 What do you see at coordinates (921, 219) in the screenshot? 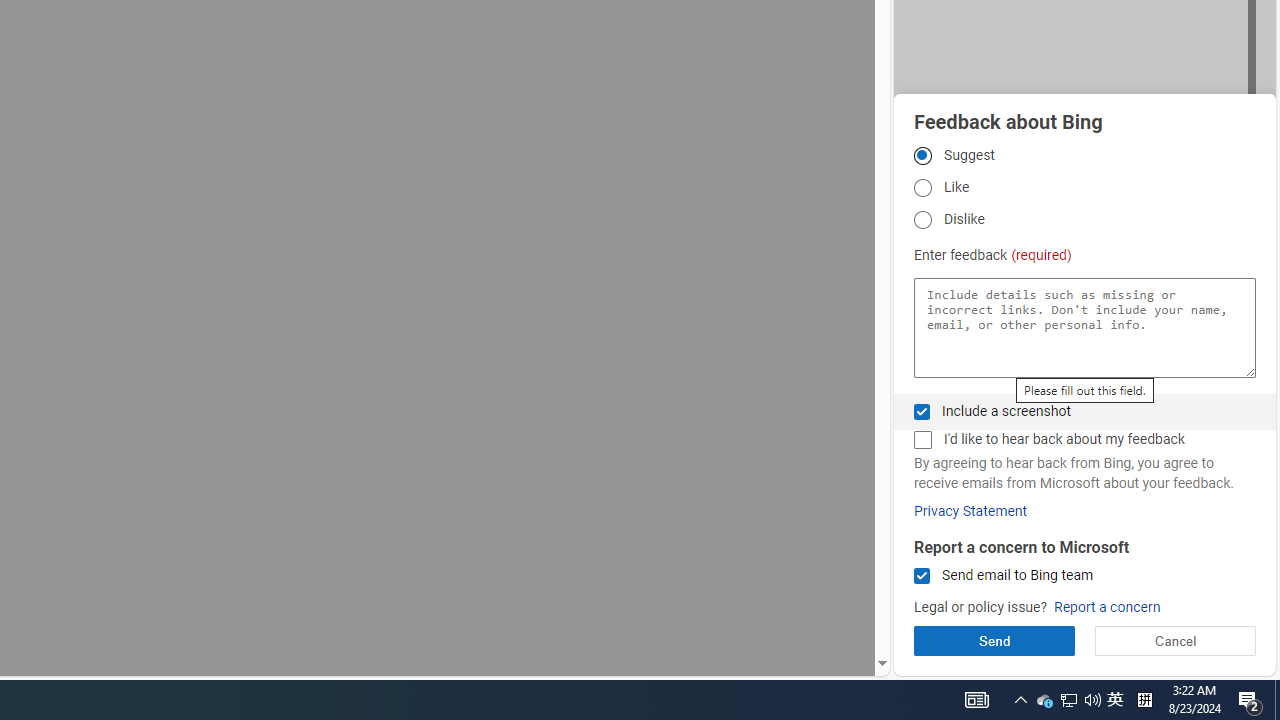
I see `'Dislike'` at bounding box center [921, 219].